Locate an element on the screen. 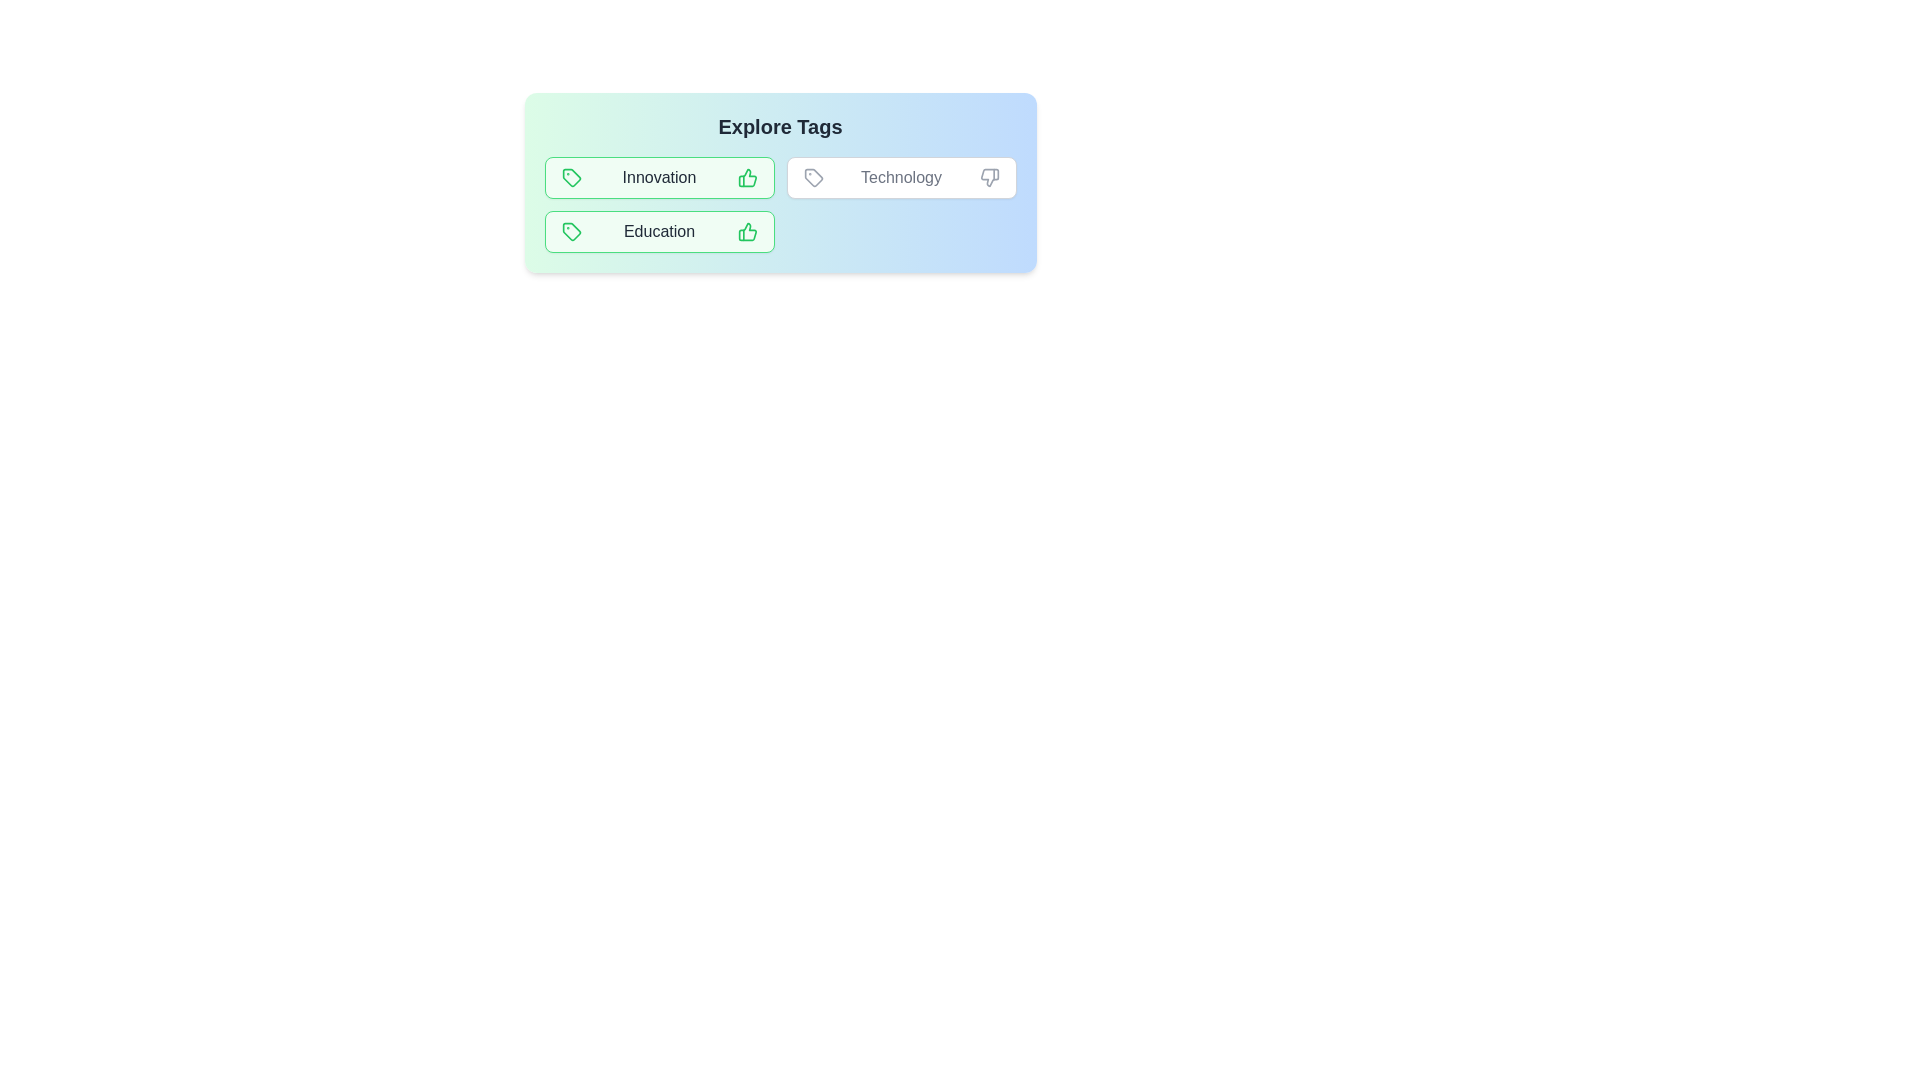 This screenshot has width=1920, height=1080. the tag Education to observe its styling changes is located at coordinates (659, 230).